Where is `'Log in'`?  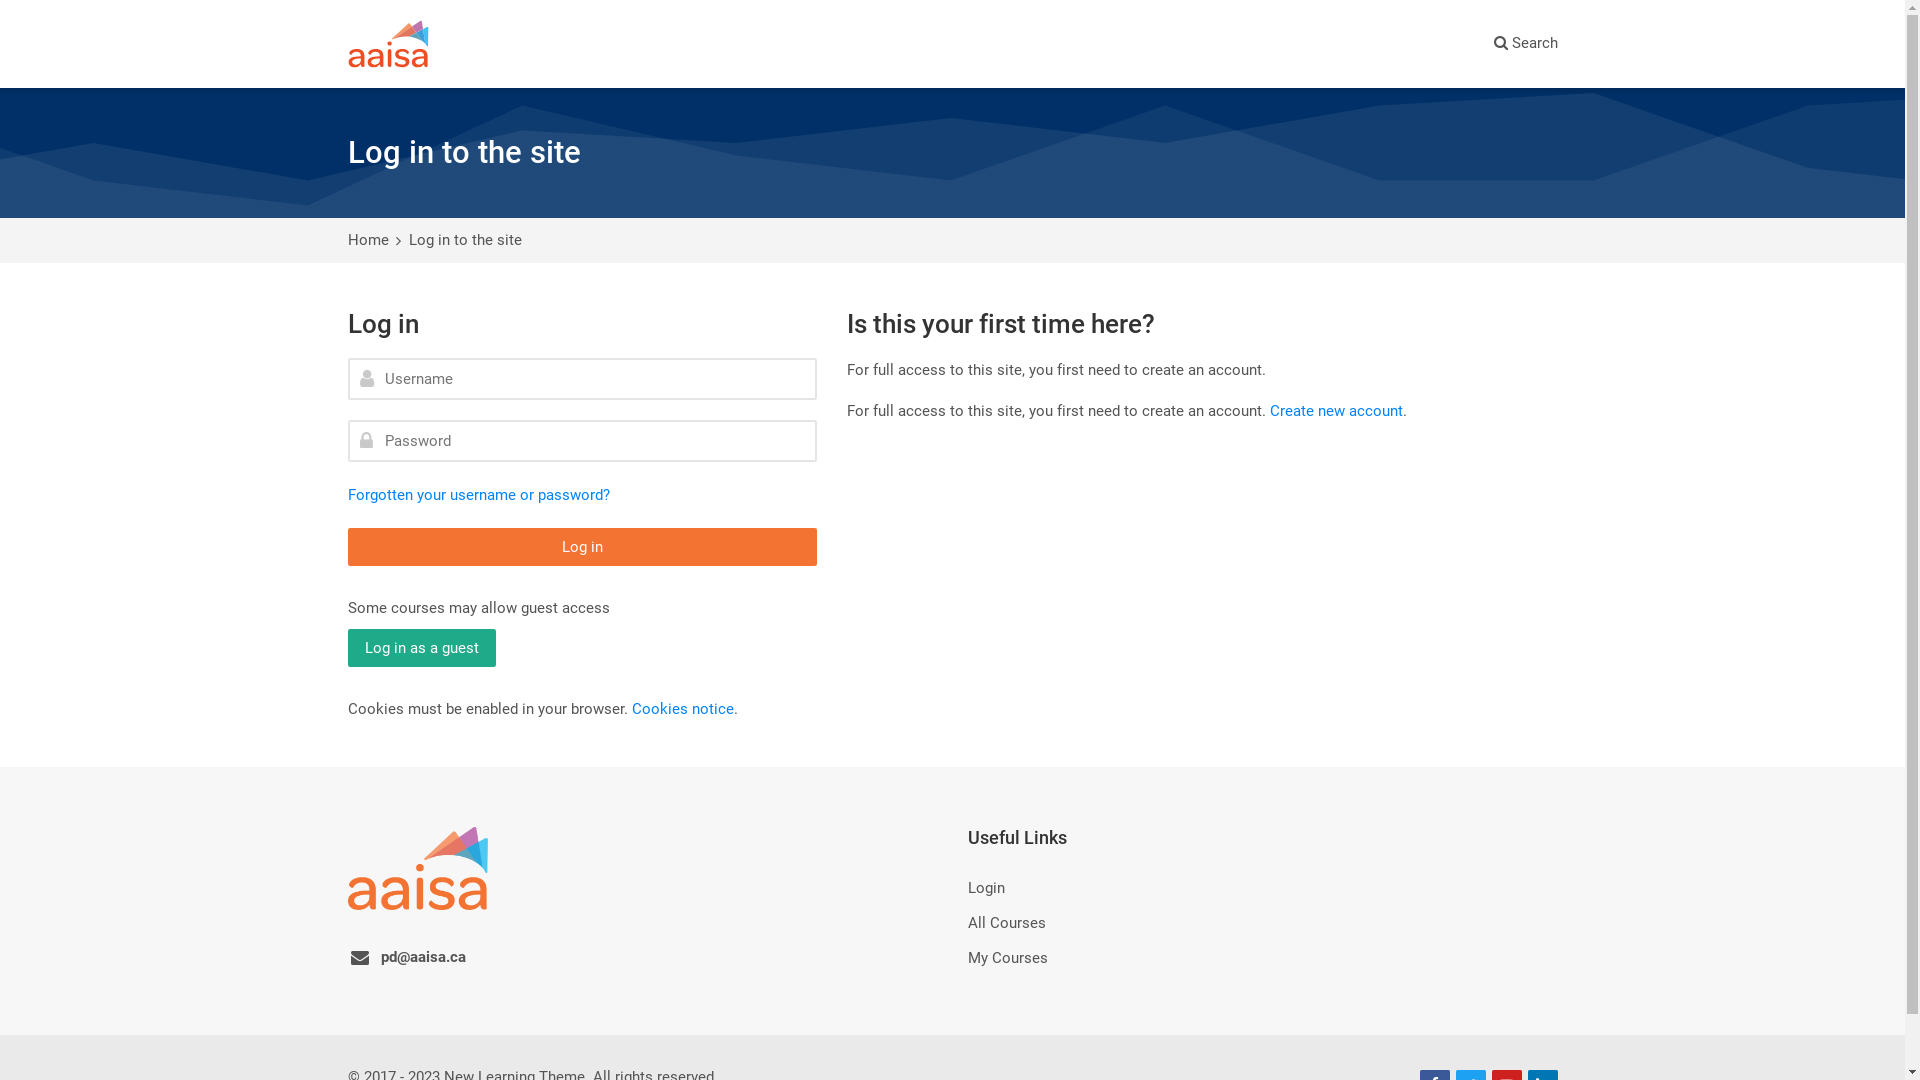
'Log in' is located at coordinates (581, 547).